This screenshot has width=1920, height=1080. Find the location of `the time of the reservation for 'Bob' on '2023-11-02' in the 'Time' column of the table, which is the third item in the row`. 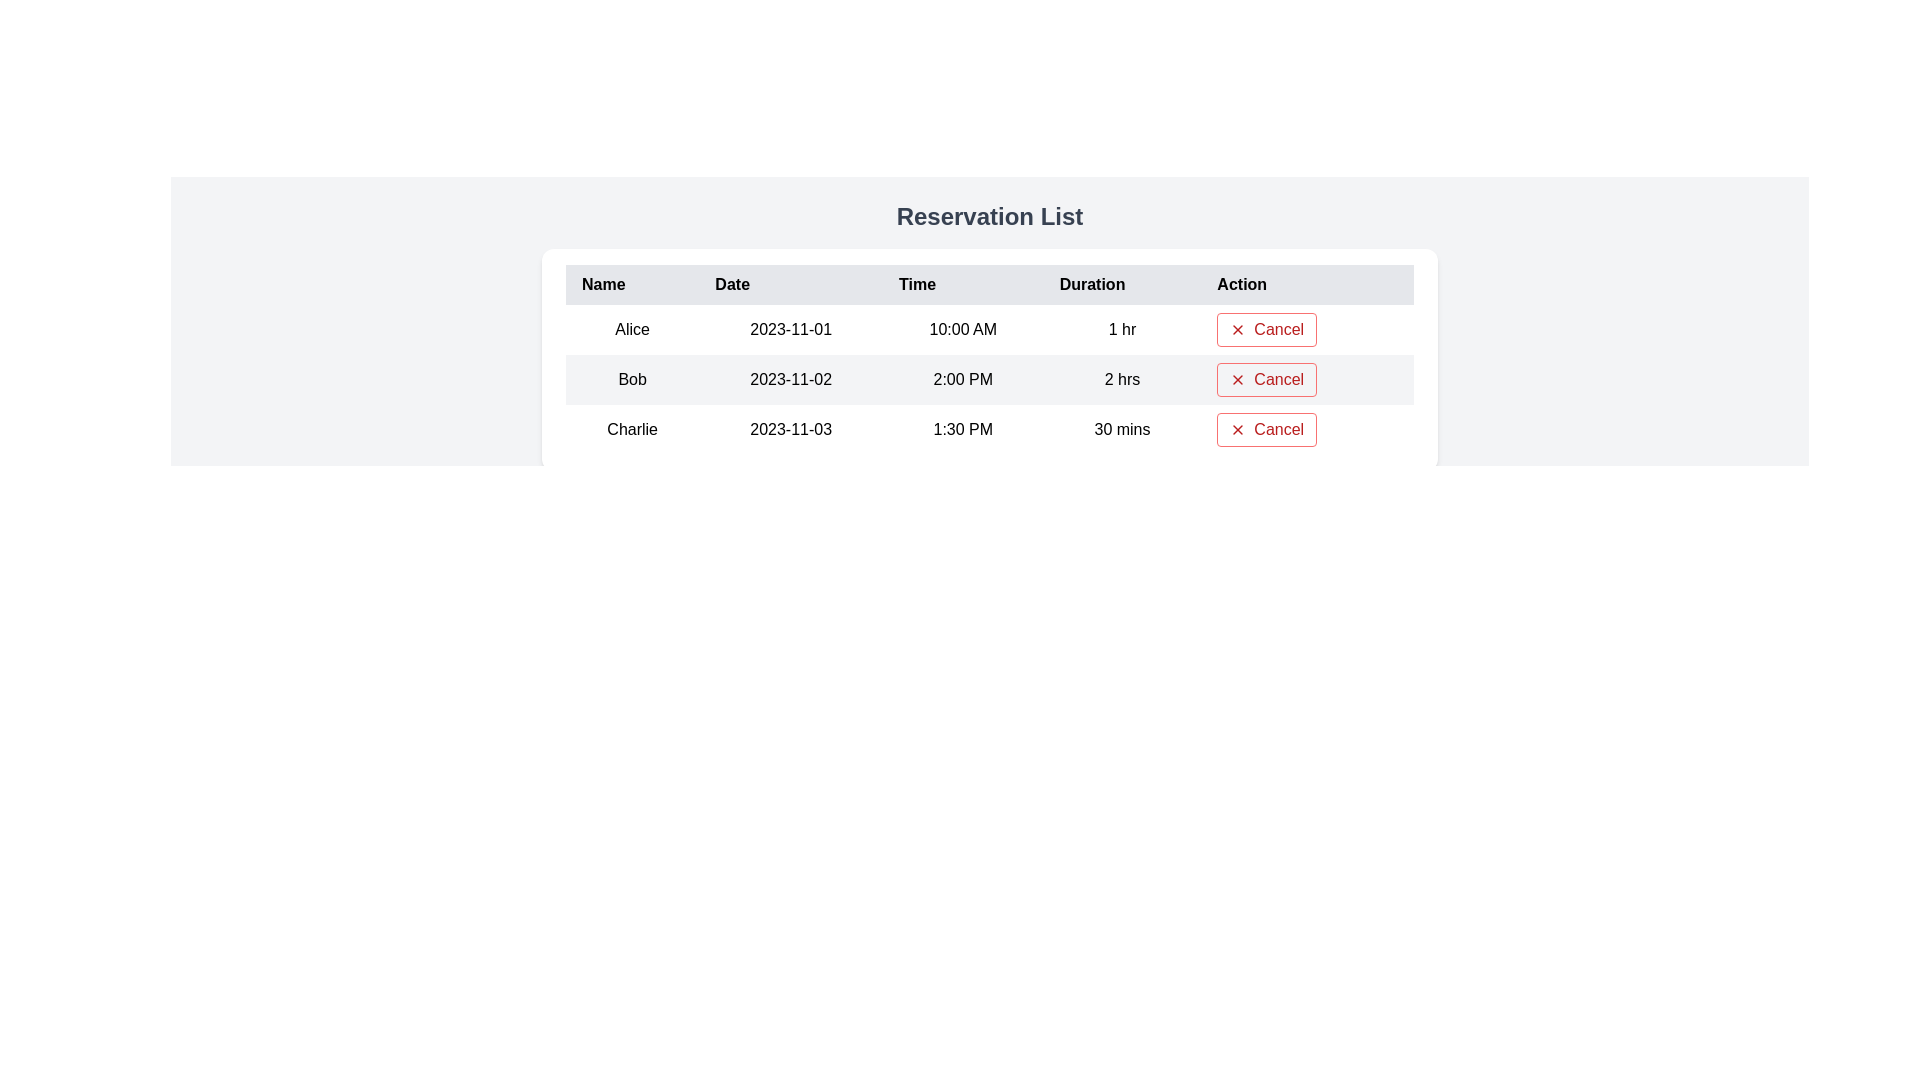

the time of the reservation for 'Bob' on '2023-11-02' in the 'Time' column of the table, which is the third item in the row is located at coordinates (963, 380).